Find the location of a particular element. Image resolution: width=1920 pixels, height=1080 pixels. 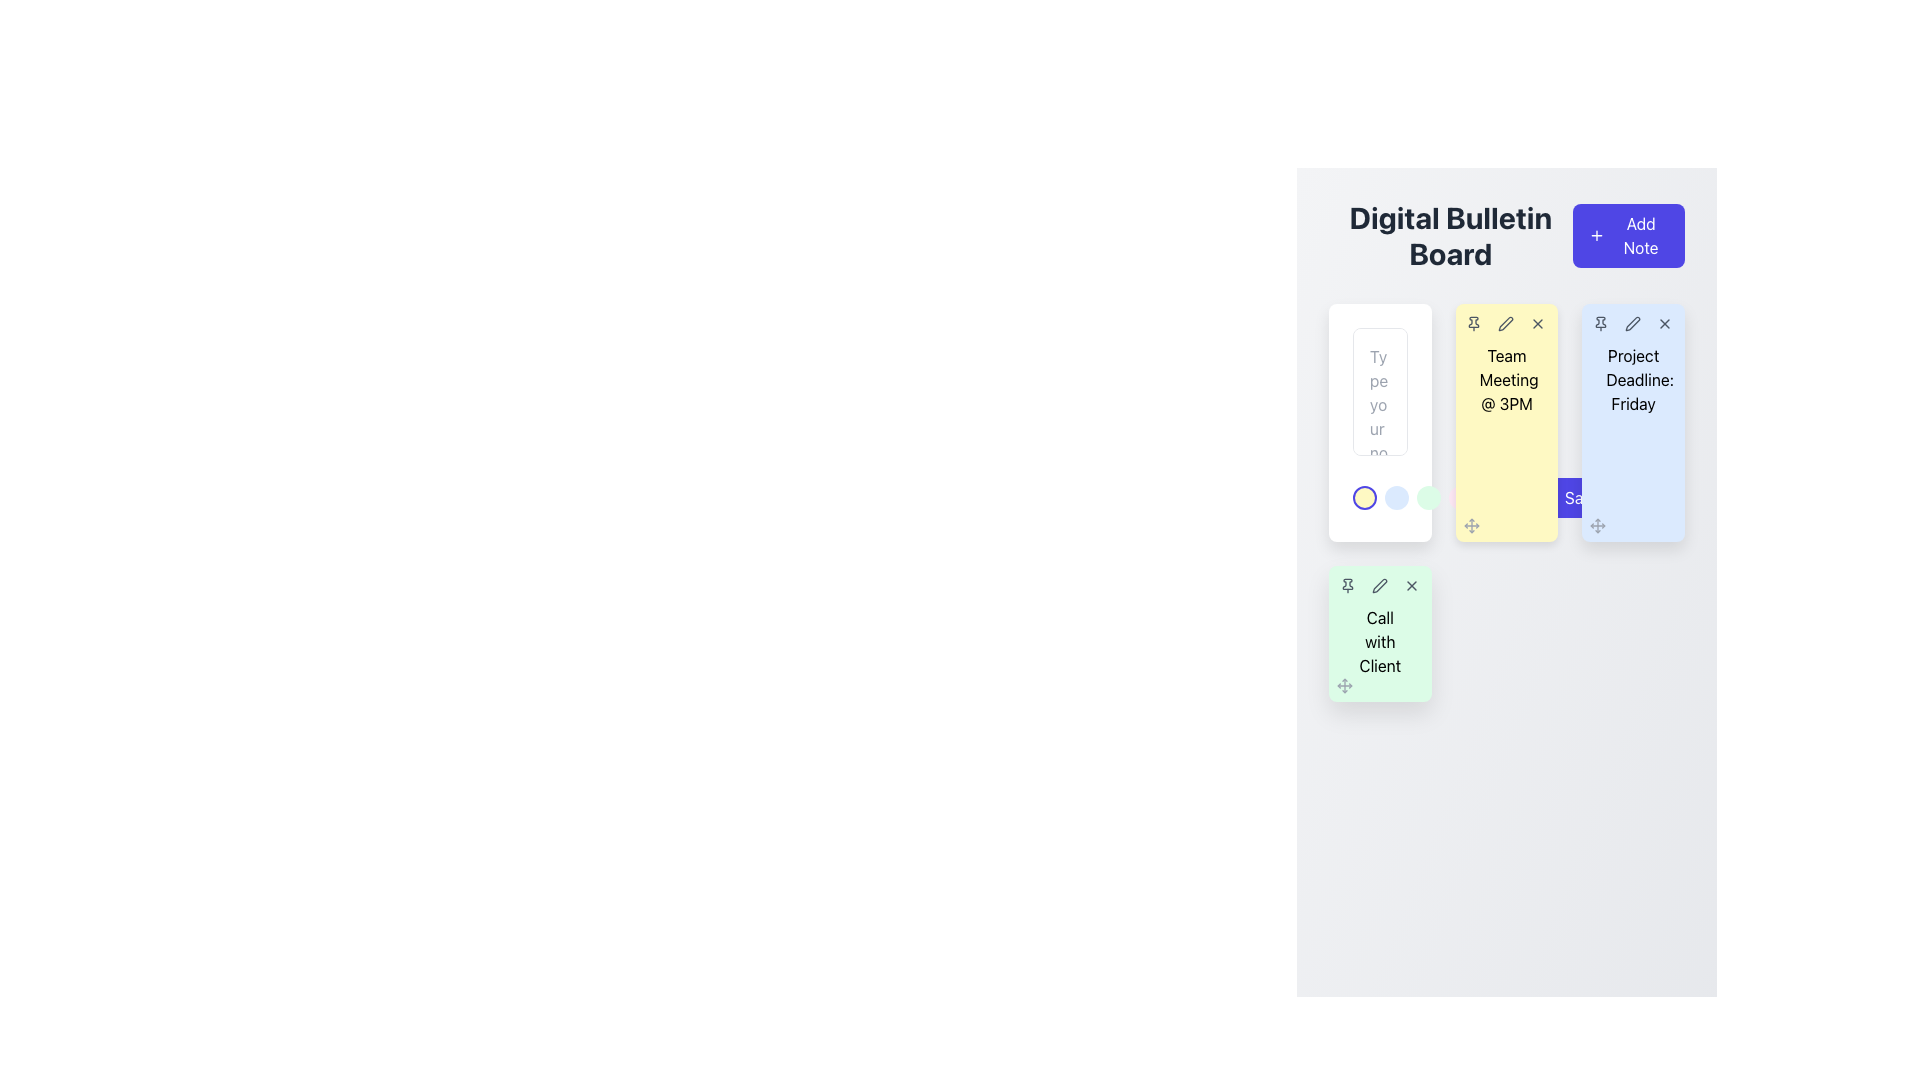

the pencil icon in the top-right corner of the yellow 'Team Meeting @ 3PM' card is located at coordinates (1506, 323).